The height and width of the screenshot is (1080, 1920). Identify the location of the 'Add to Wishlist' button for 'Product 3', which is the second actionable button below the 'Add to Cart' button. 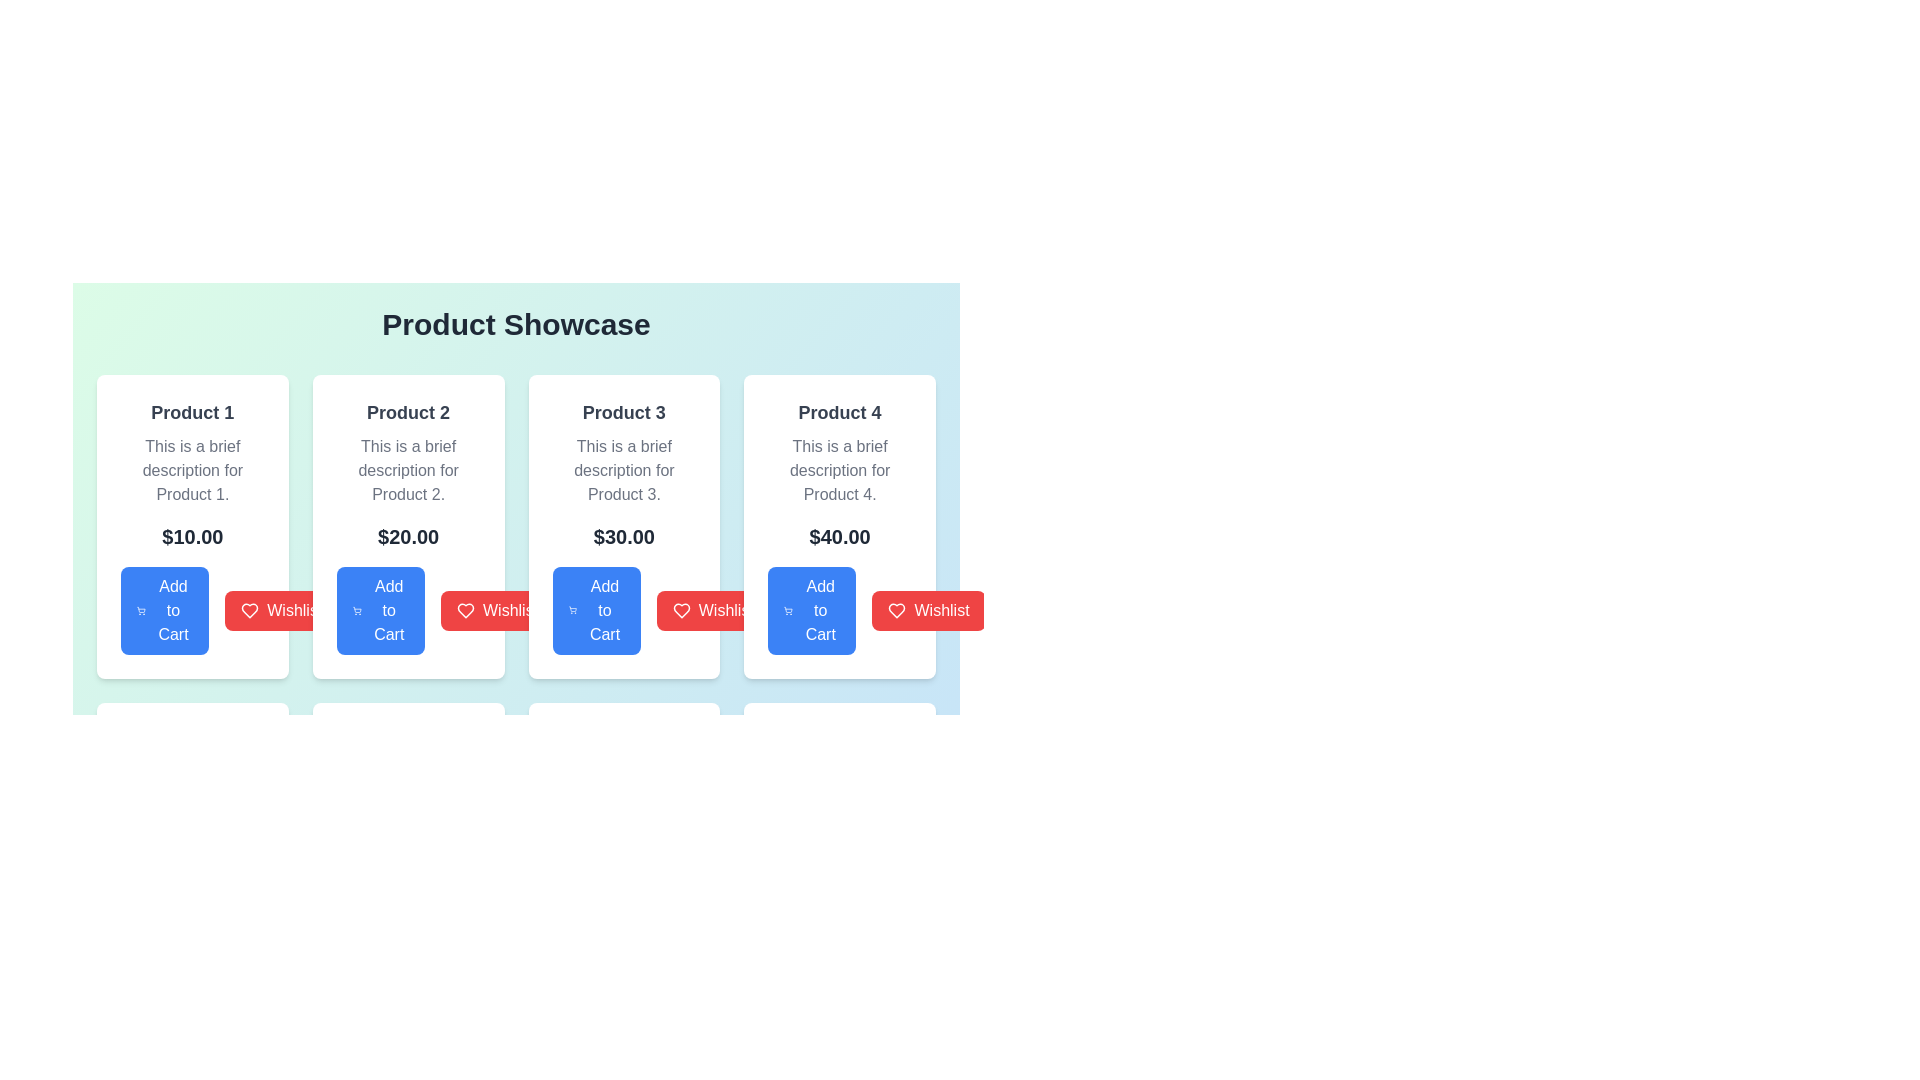
(497, 609).